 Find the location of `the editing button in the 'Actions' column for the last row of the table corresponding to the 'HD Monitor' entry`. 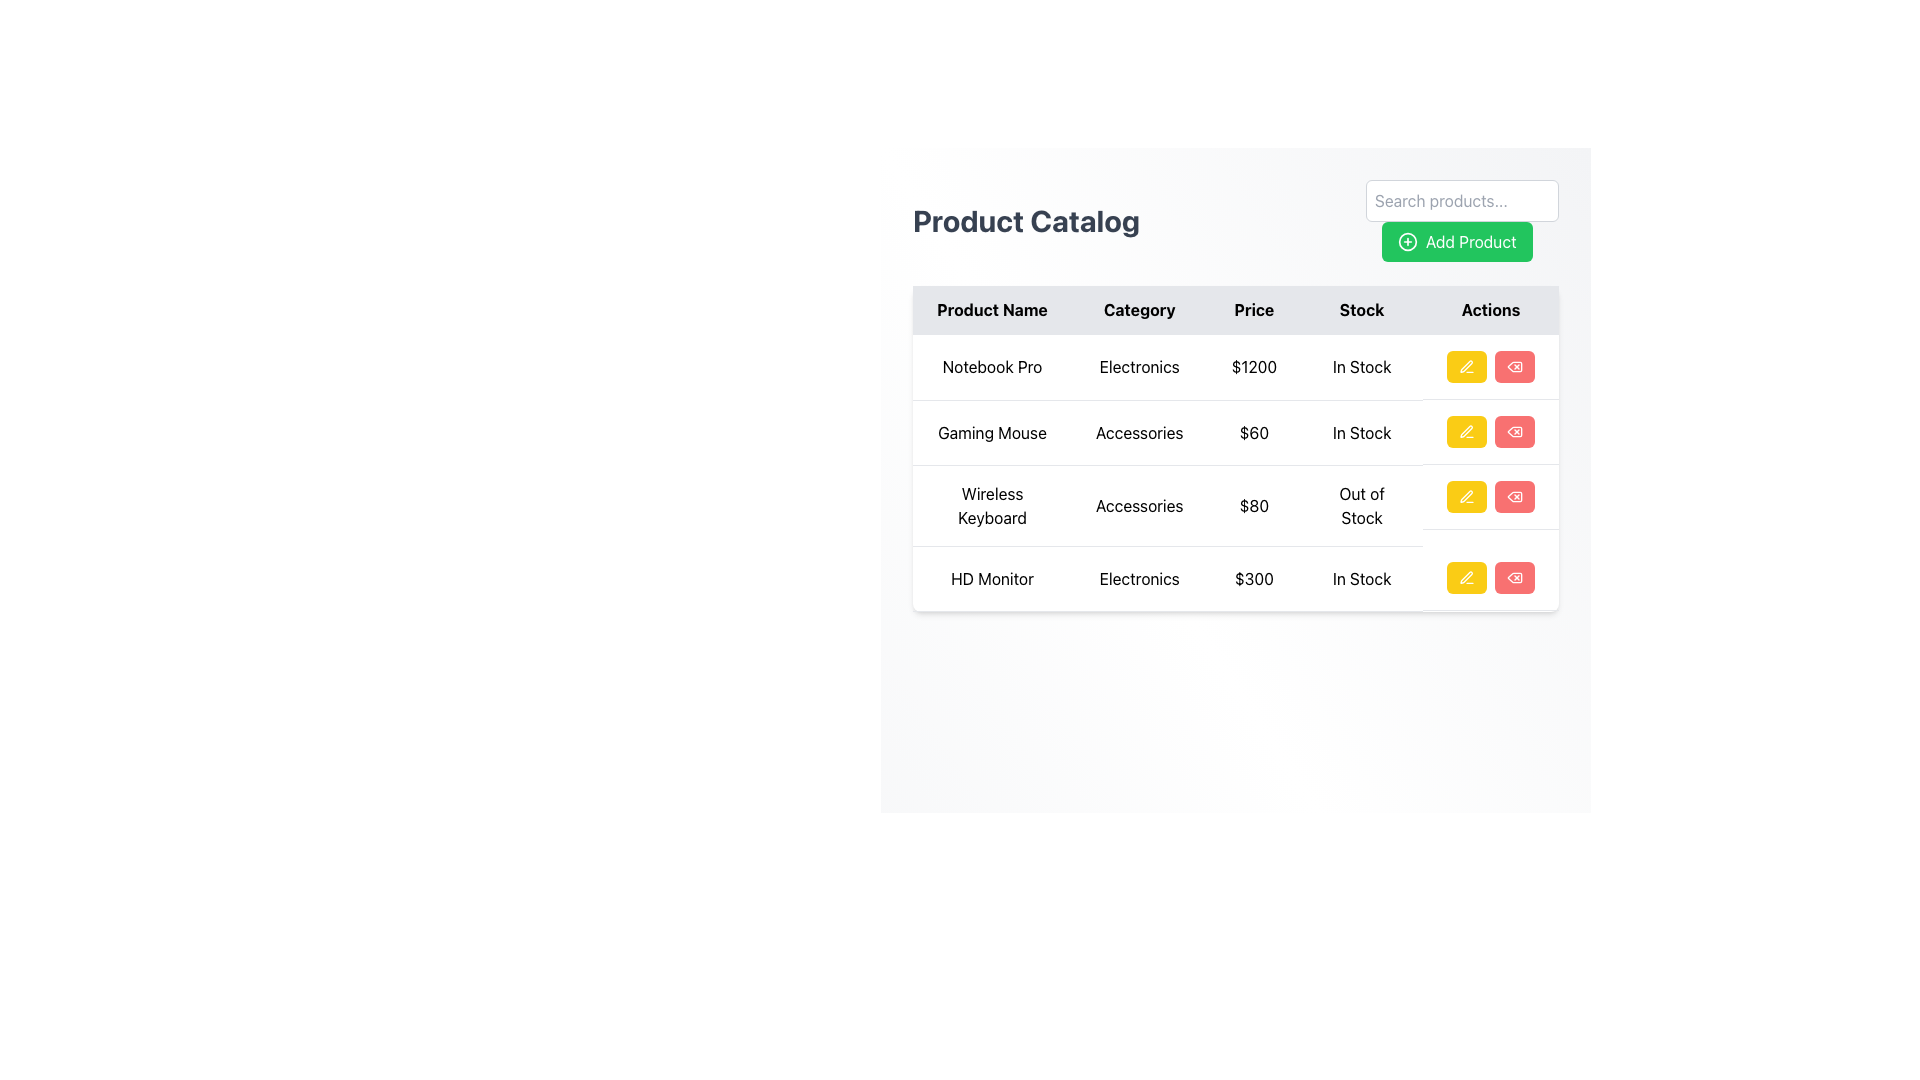

the editing button in the 'Actions' column for the last row of the table corresponding to the 'HD Monitor' entry is located at coordinates (1467, 578).